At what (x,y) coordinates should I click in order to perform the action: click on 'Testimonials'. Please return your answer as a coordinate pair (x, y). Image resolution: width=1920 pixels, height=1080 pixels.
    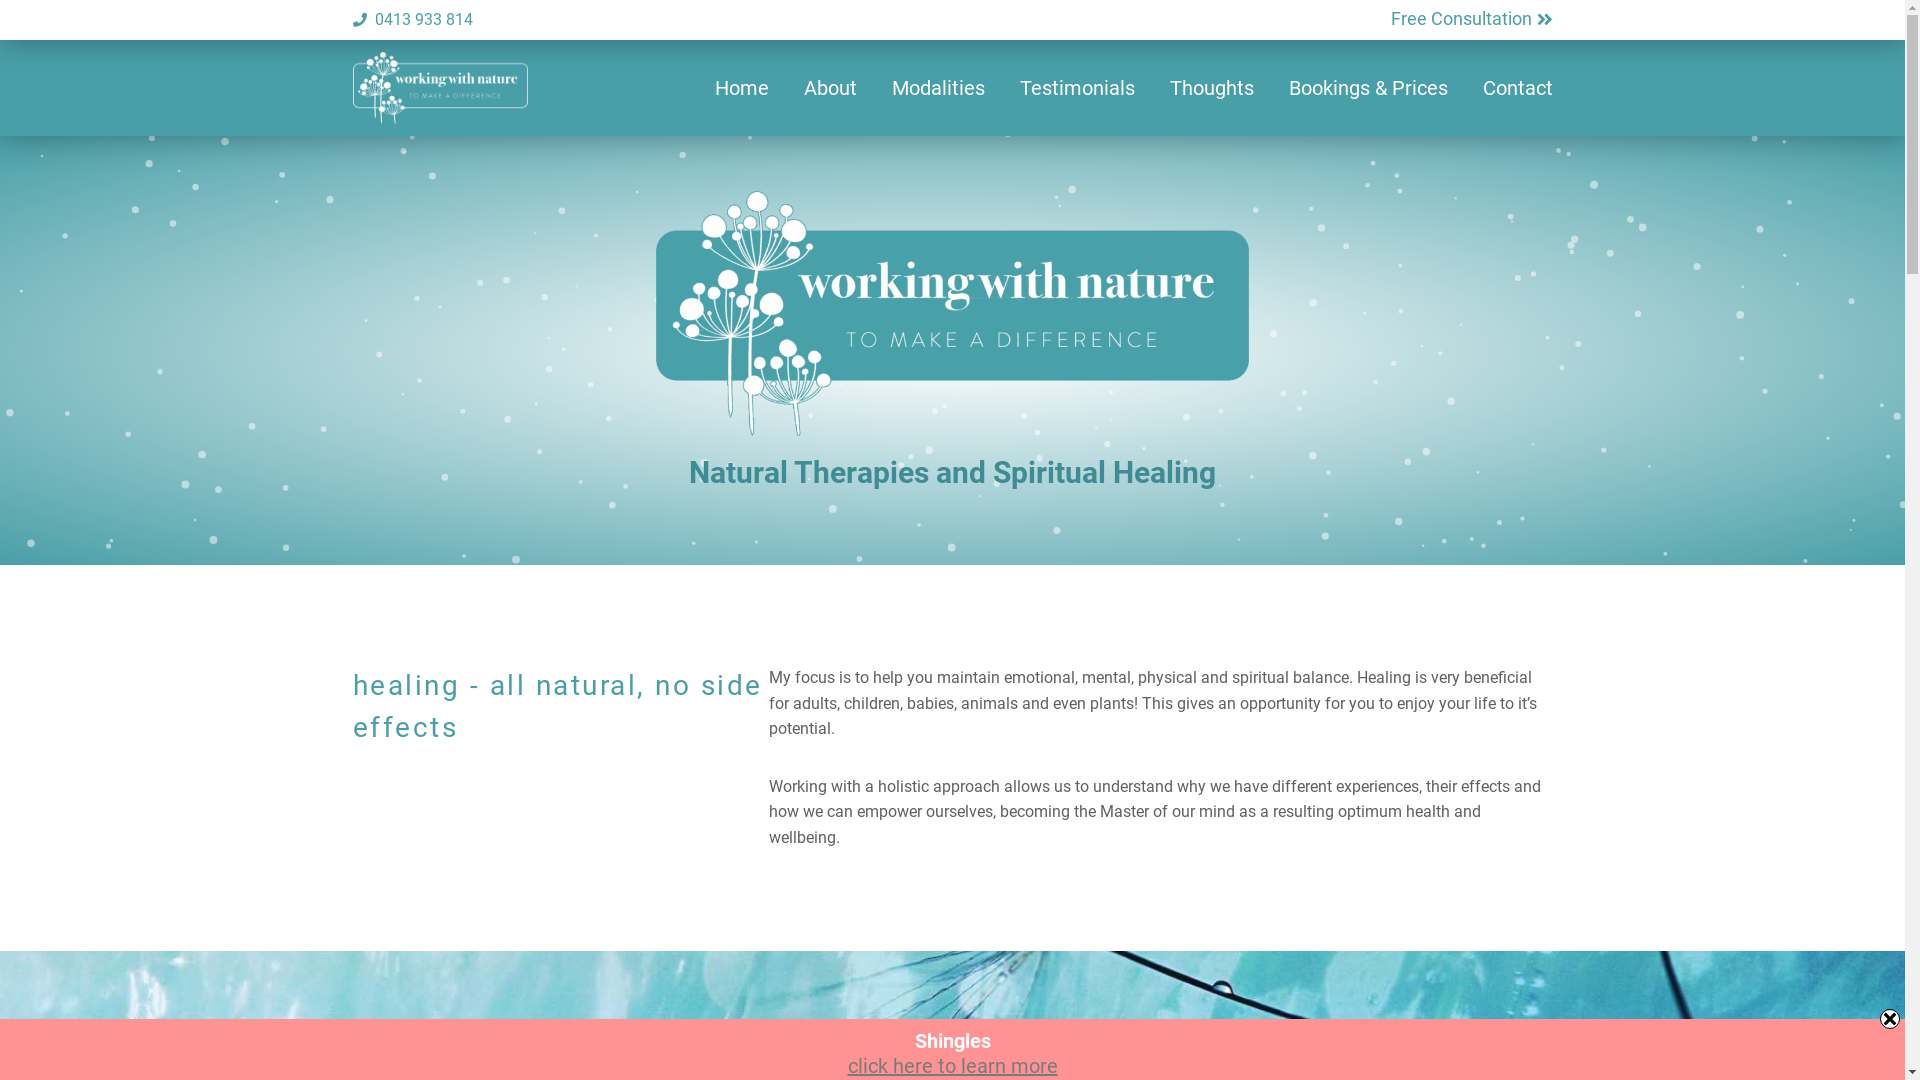
    Looking at the image, I should click on (1076, 87).